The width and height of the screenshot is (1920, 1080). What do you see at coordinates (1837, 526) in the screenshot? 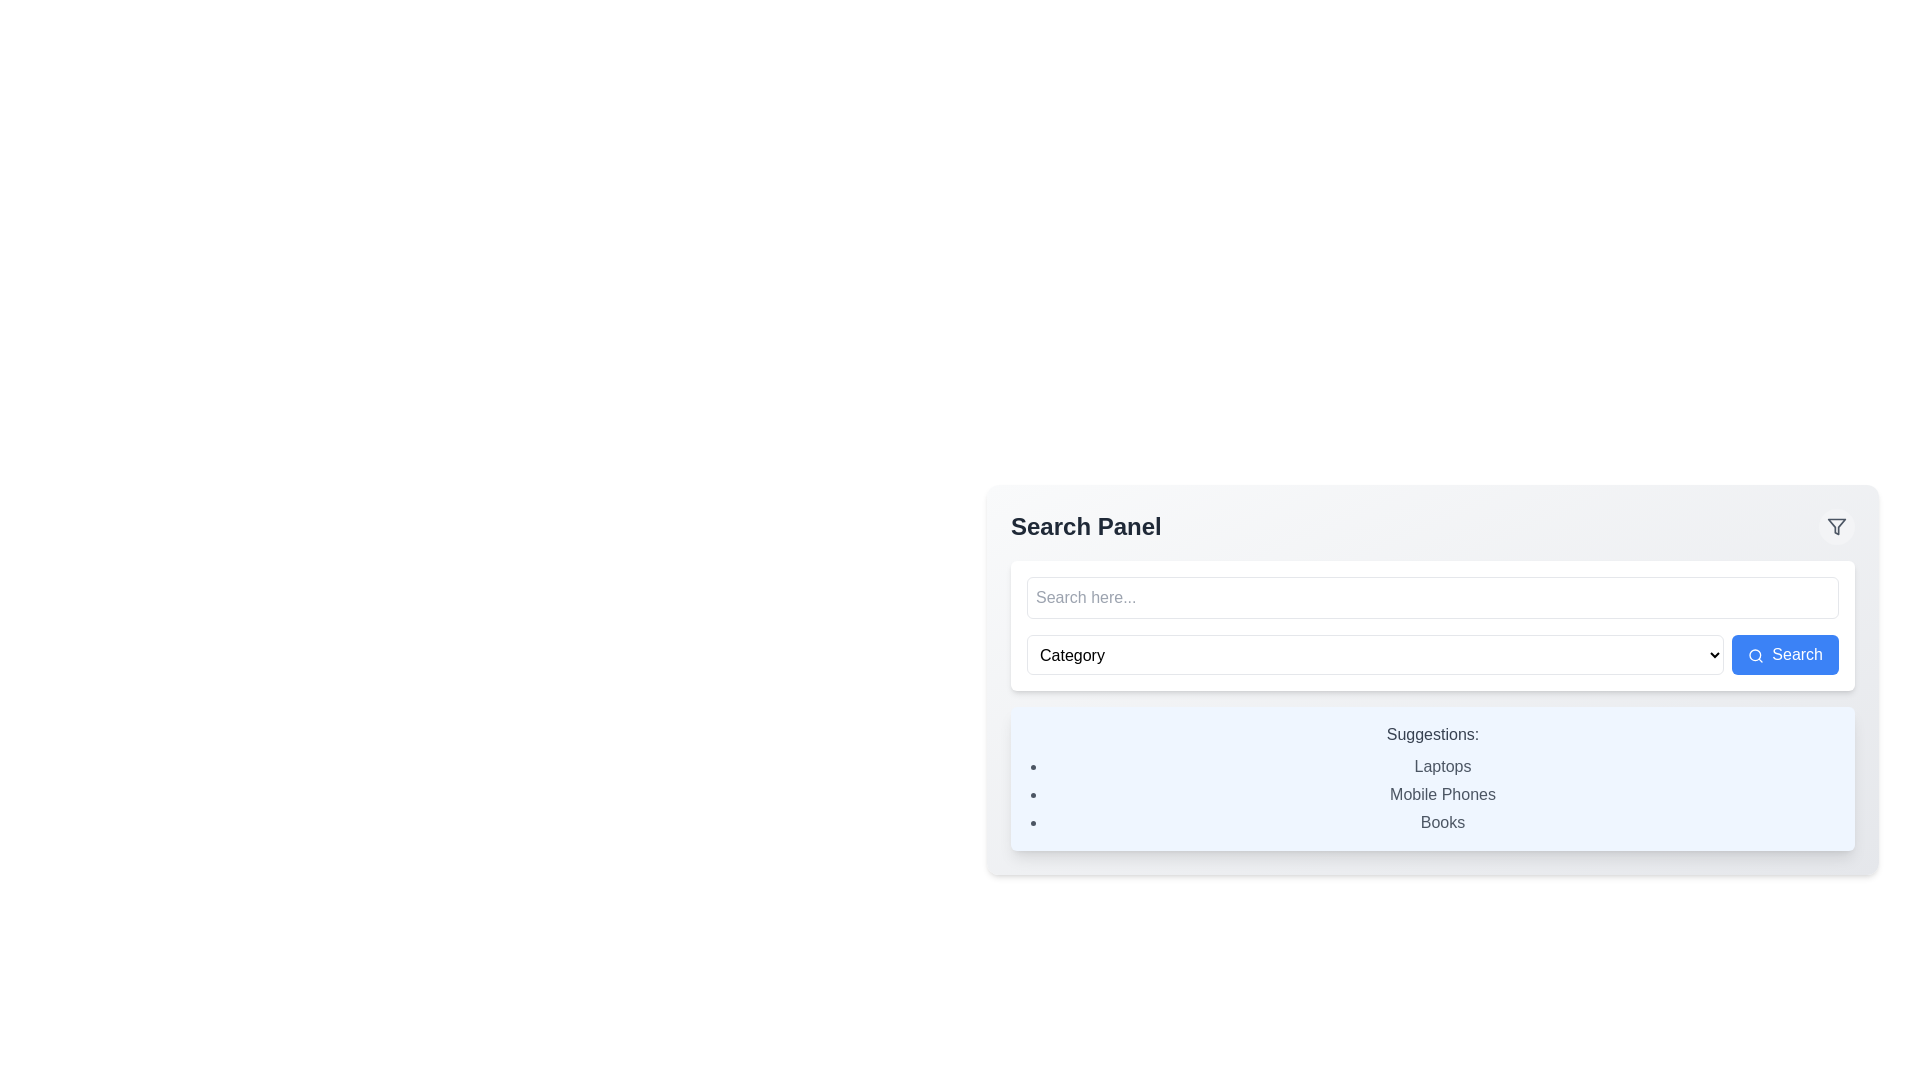
I see `the circular button with an icon located in the top-right corner of the 'Search Panel'` at bounding box center [1837, 526].